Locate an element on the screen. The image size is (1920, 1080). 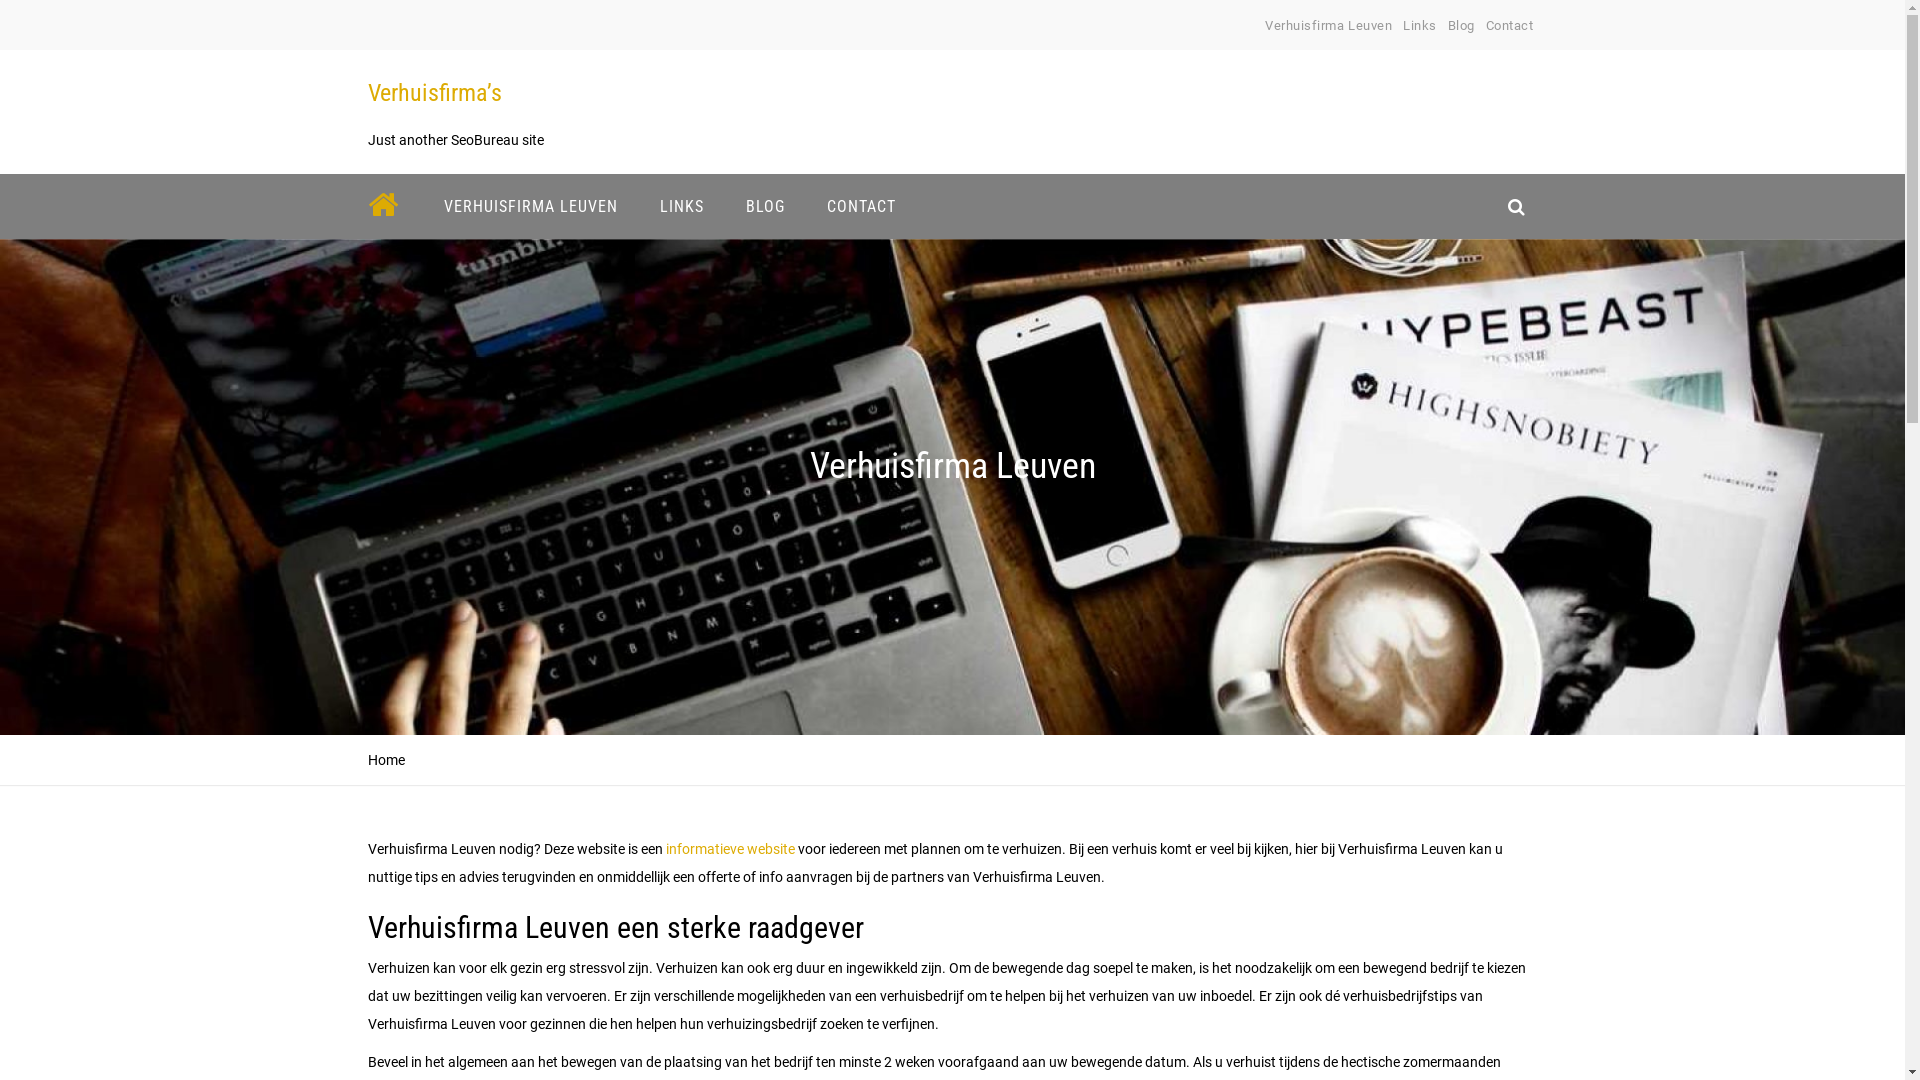
'LINKS' is located at coordinates (646, 206).